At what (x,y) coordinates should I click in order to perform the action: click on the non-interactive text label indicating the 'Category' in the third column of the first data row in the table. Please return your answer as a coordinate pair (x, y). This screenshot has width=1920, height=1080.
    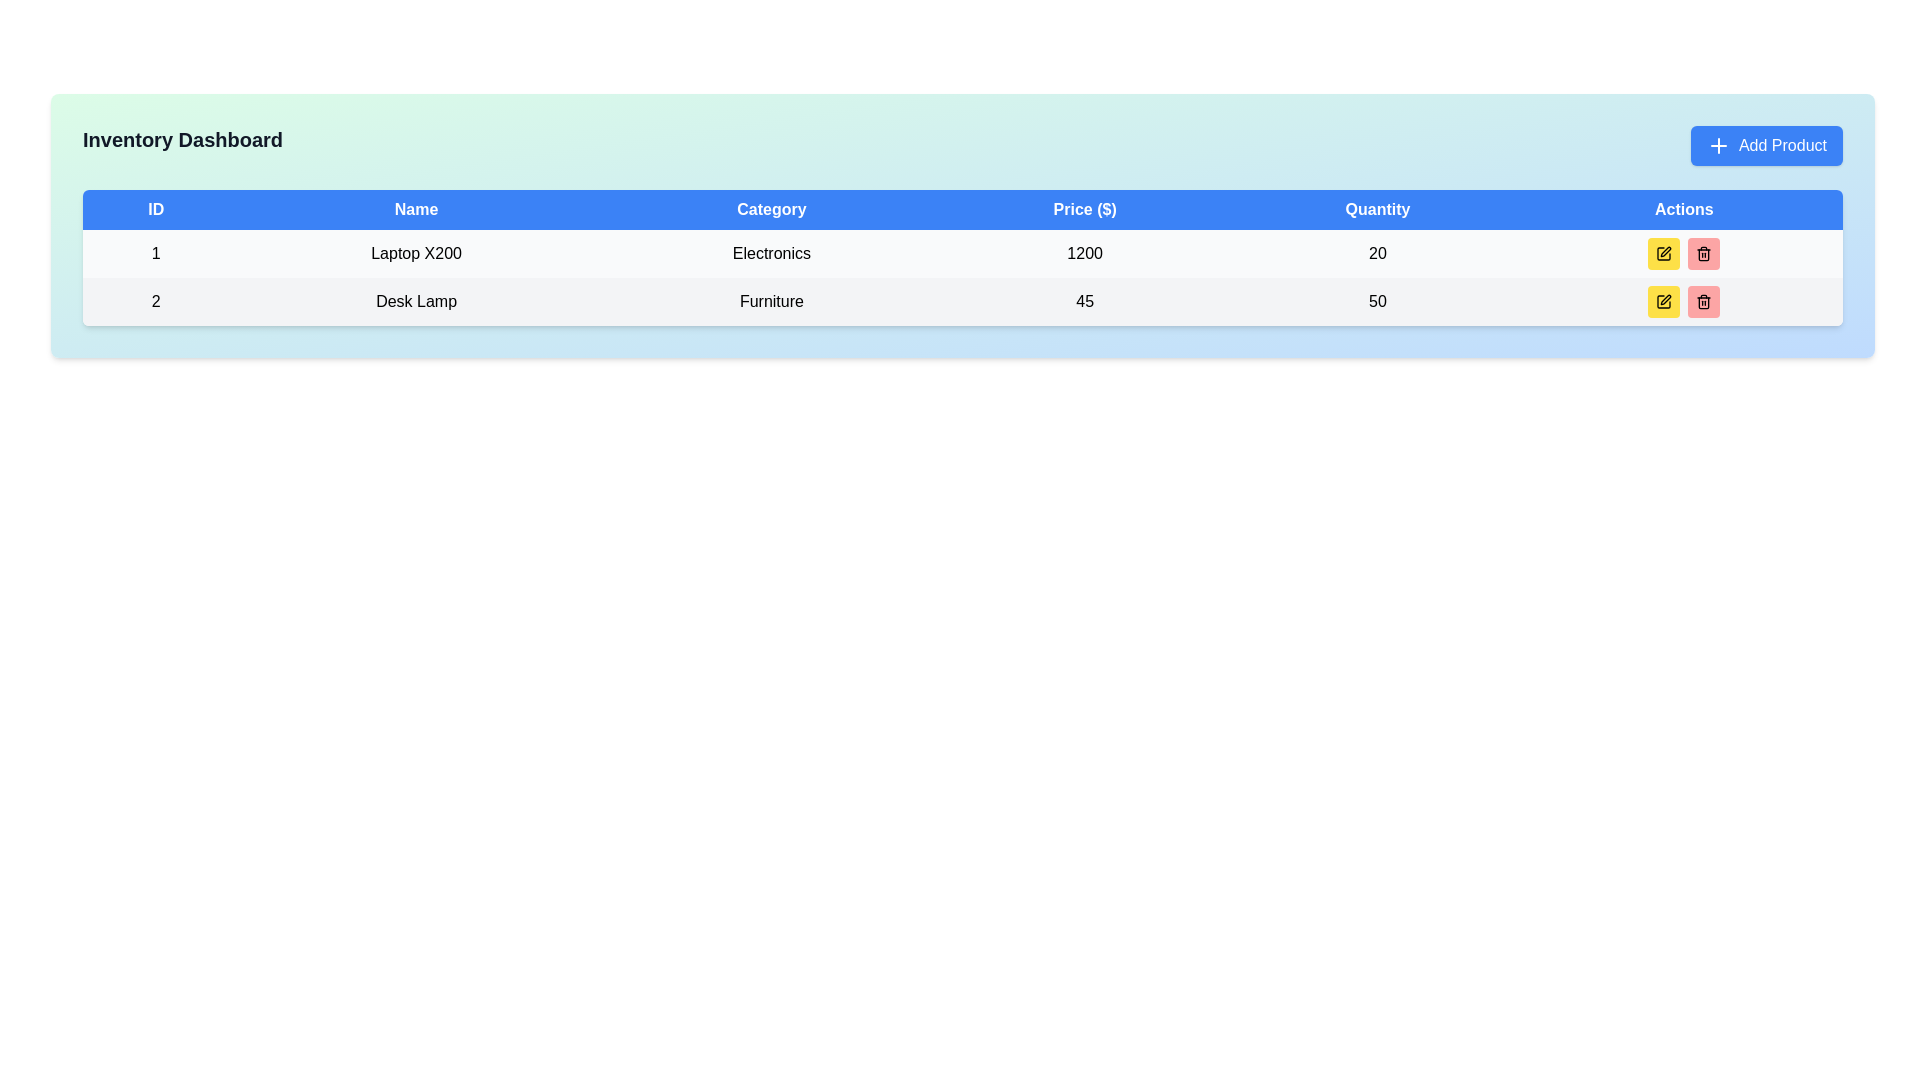
    Looking at the image, I should click on (770, 253).